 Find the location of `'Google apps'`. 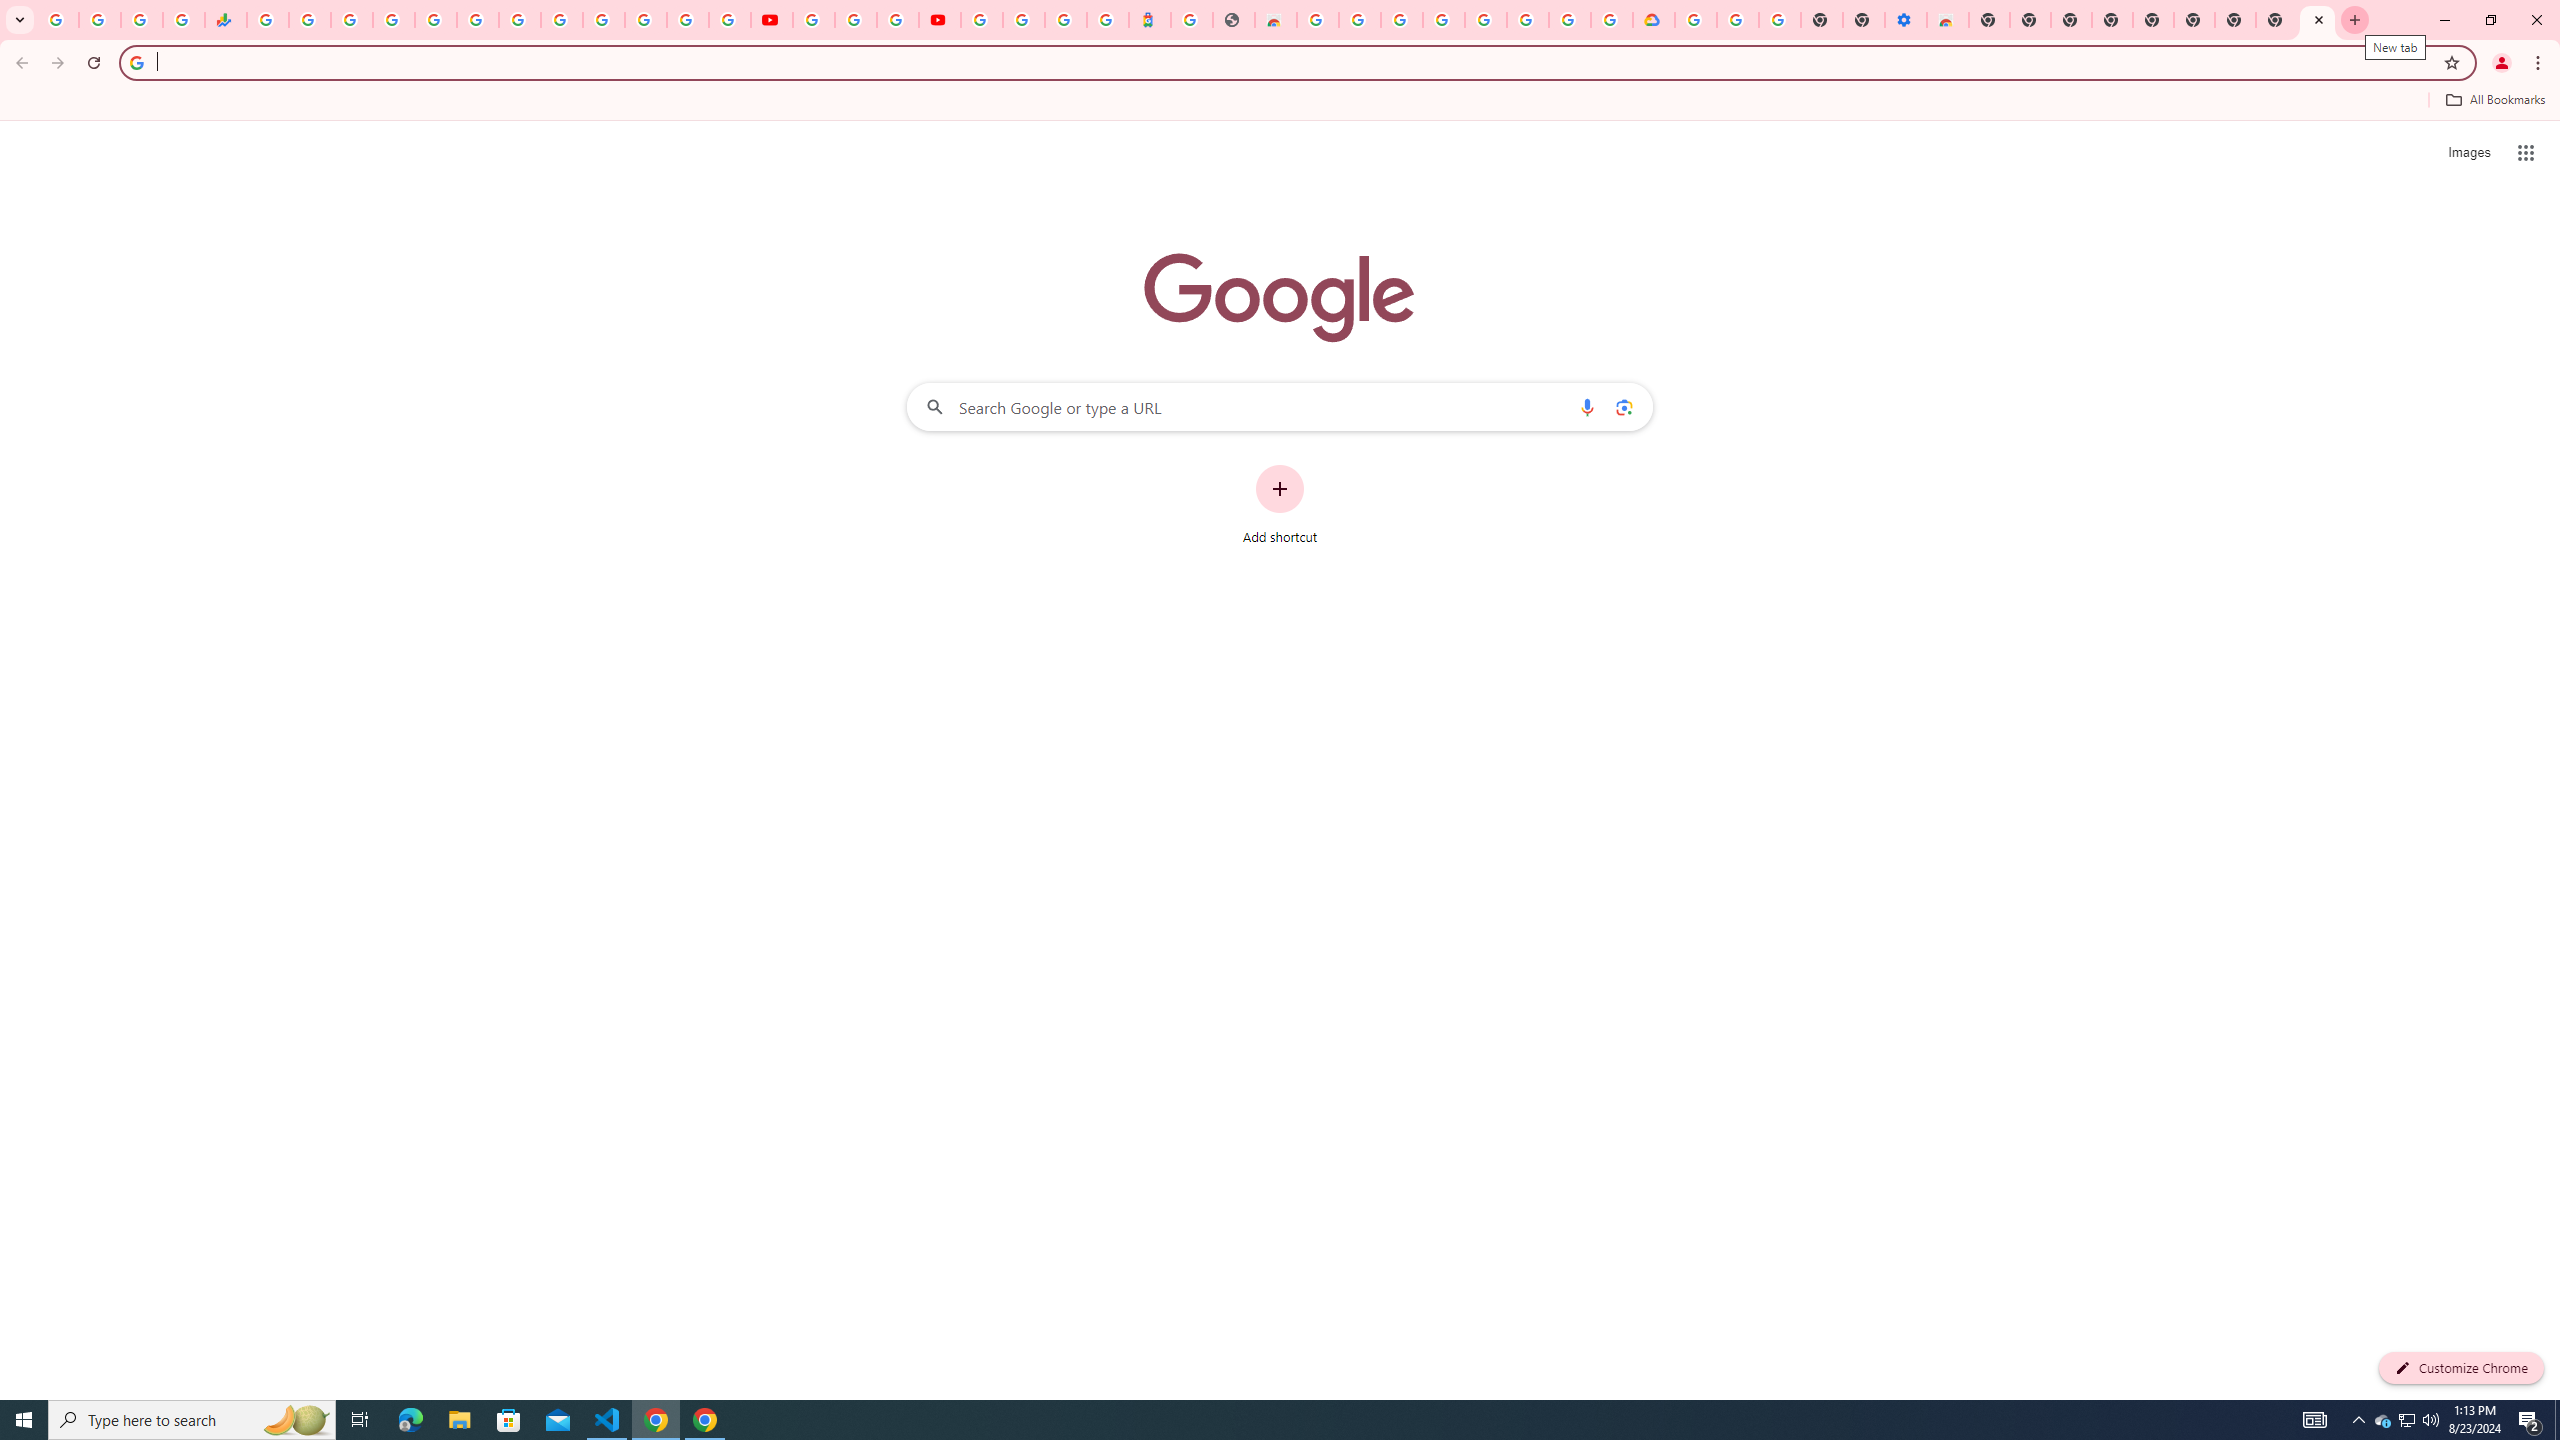

'Google apps' is located at coordinates (2526, 152).